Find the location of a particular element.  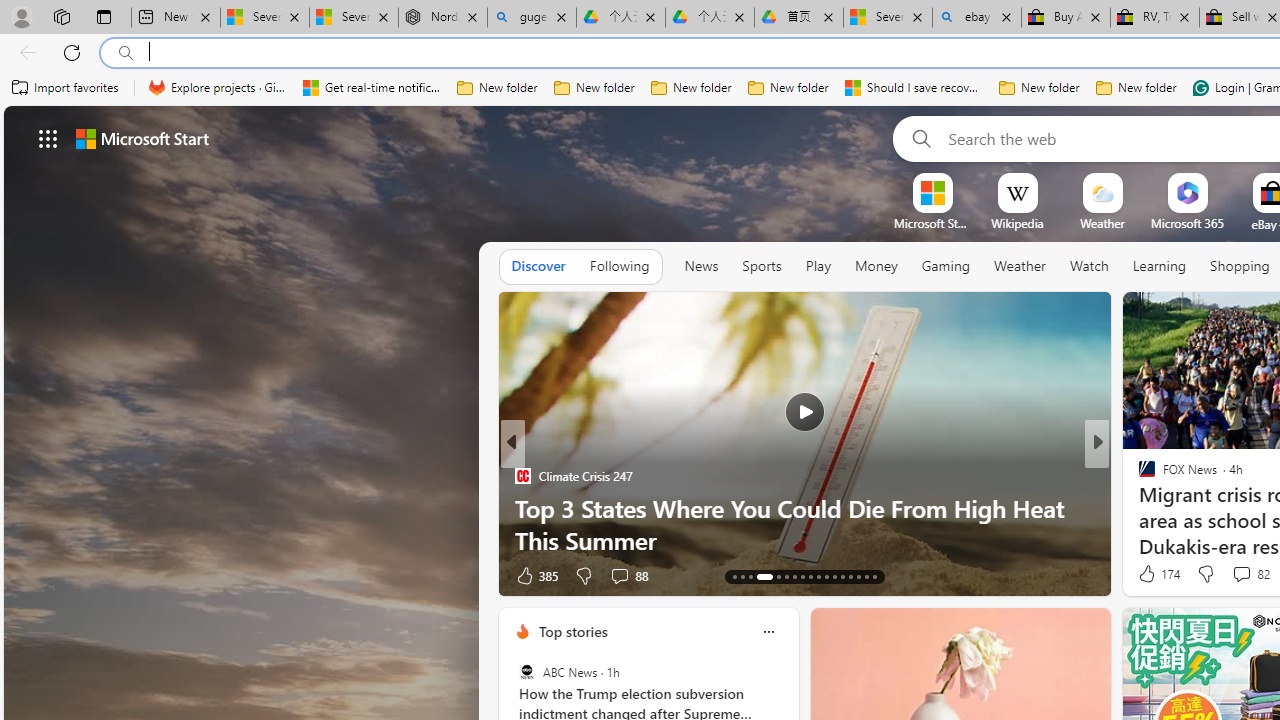

'Learning' is located at coordinates (1159, 265).